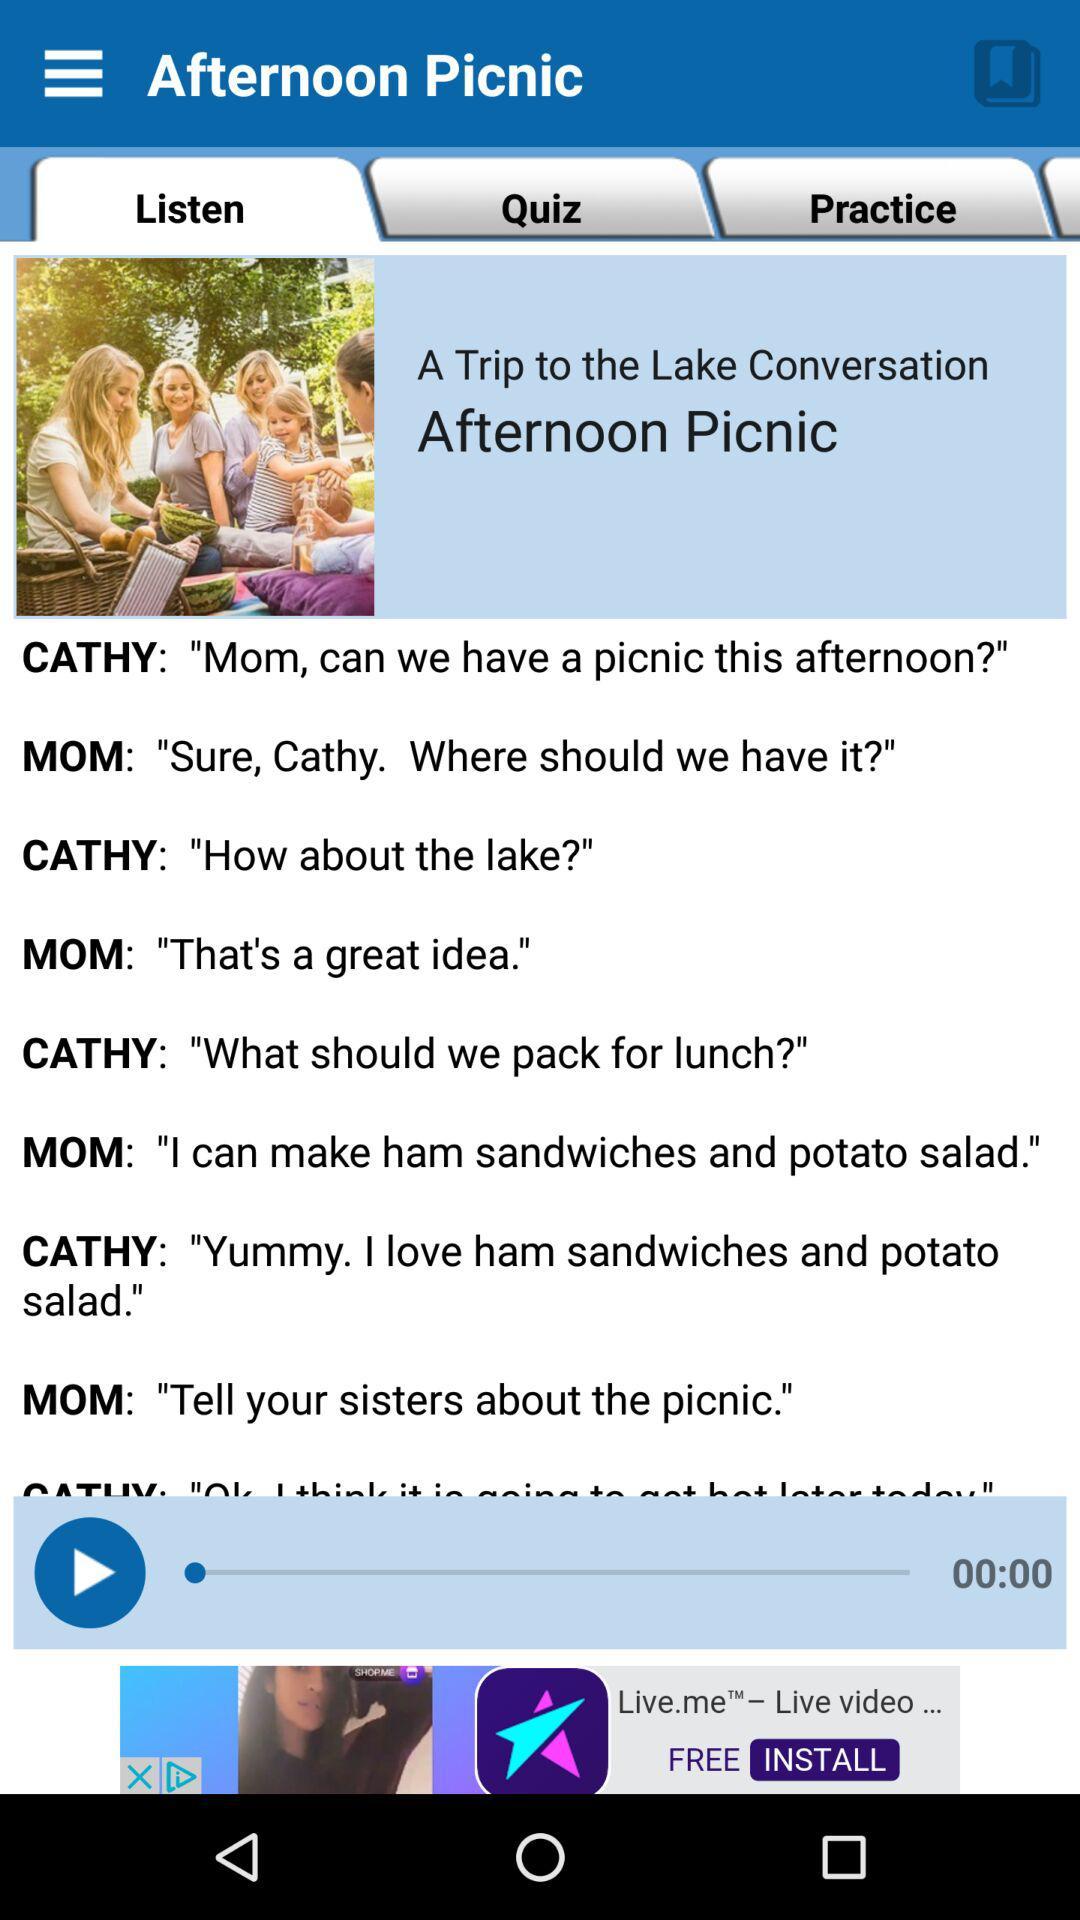 This screenshot has width=1080, height=1920. I want to click on advert, so click(540, 1727).